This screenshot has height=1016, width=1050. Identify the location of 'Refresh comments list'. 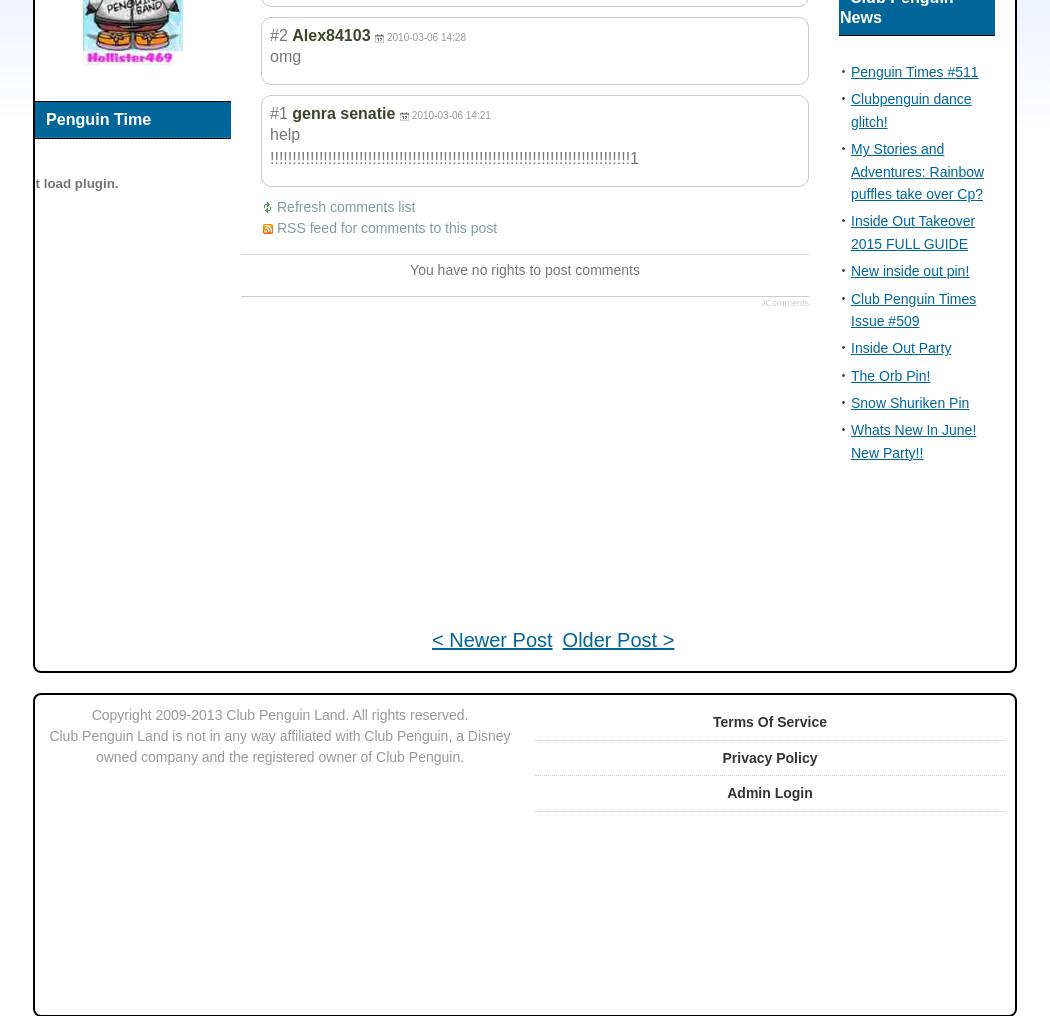
(344, 206).